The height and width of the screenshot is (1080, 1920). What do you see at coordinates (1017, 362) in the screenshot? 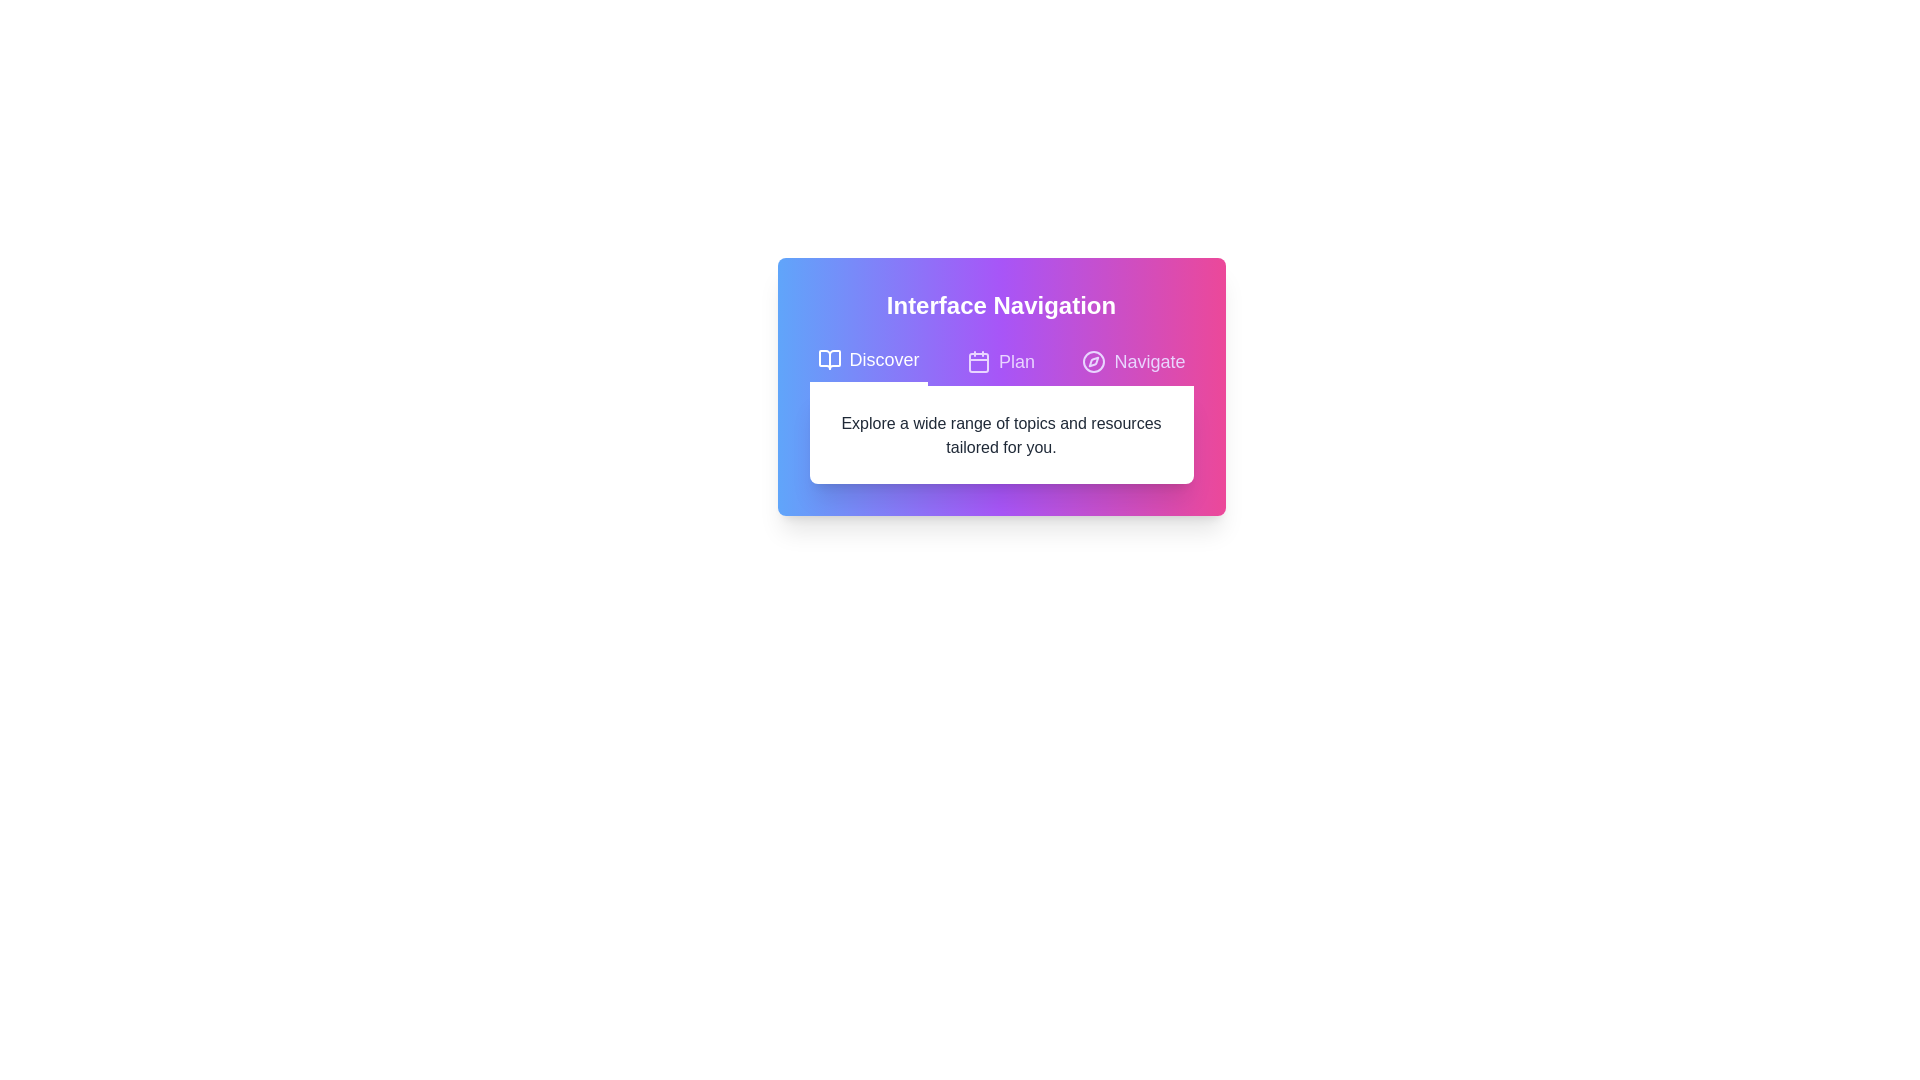
I see `the static text label displaying 'Plan' which is centrally located in the purple tab header` at bounding box center [1017, 362].